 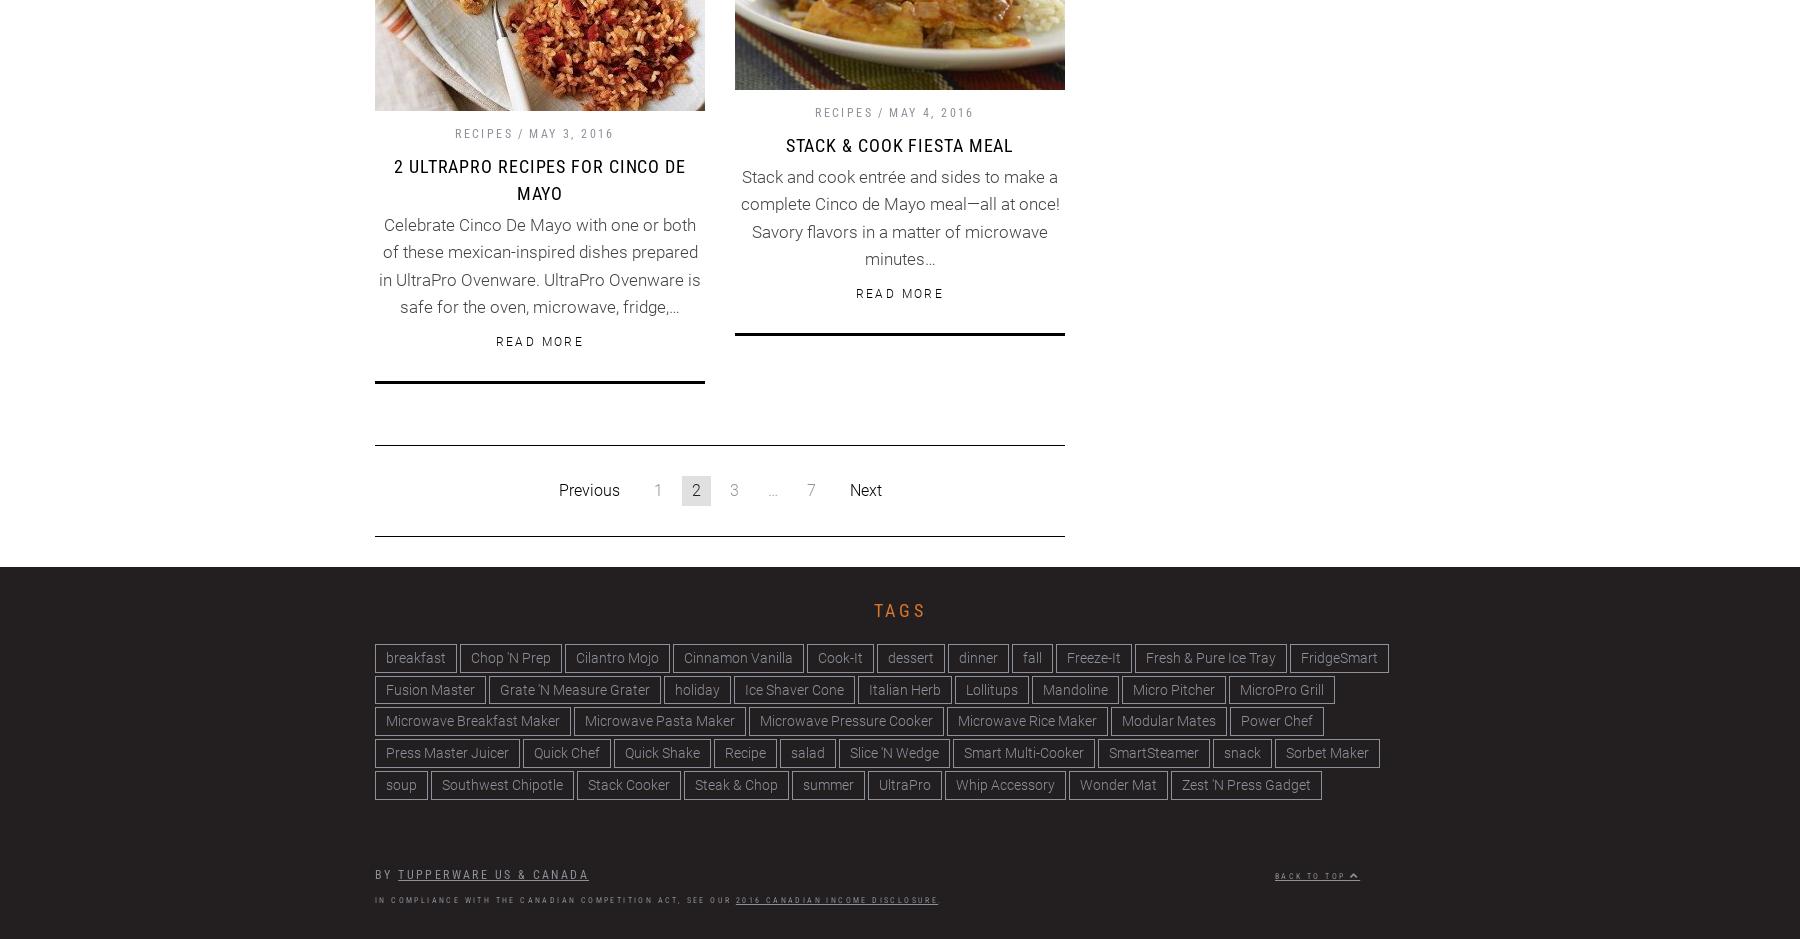 I want to click on 'breakfast', so click(x=385, y=657).